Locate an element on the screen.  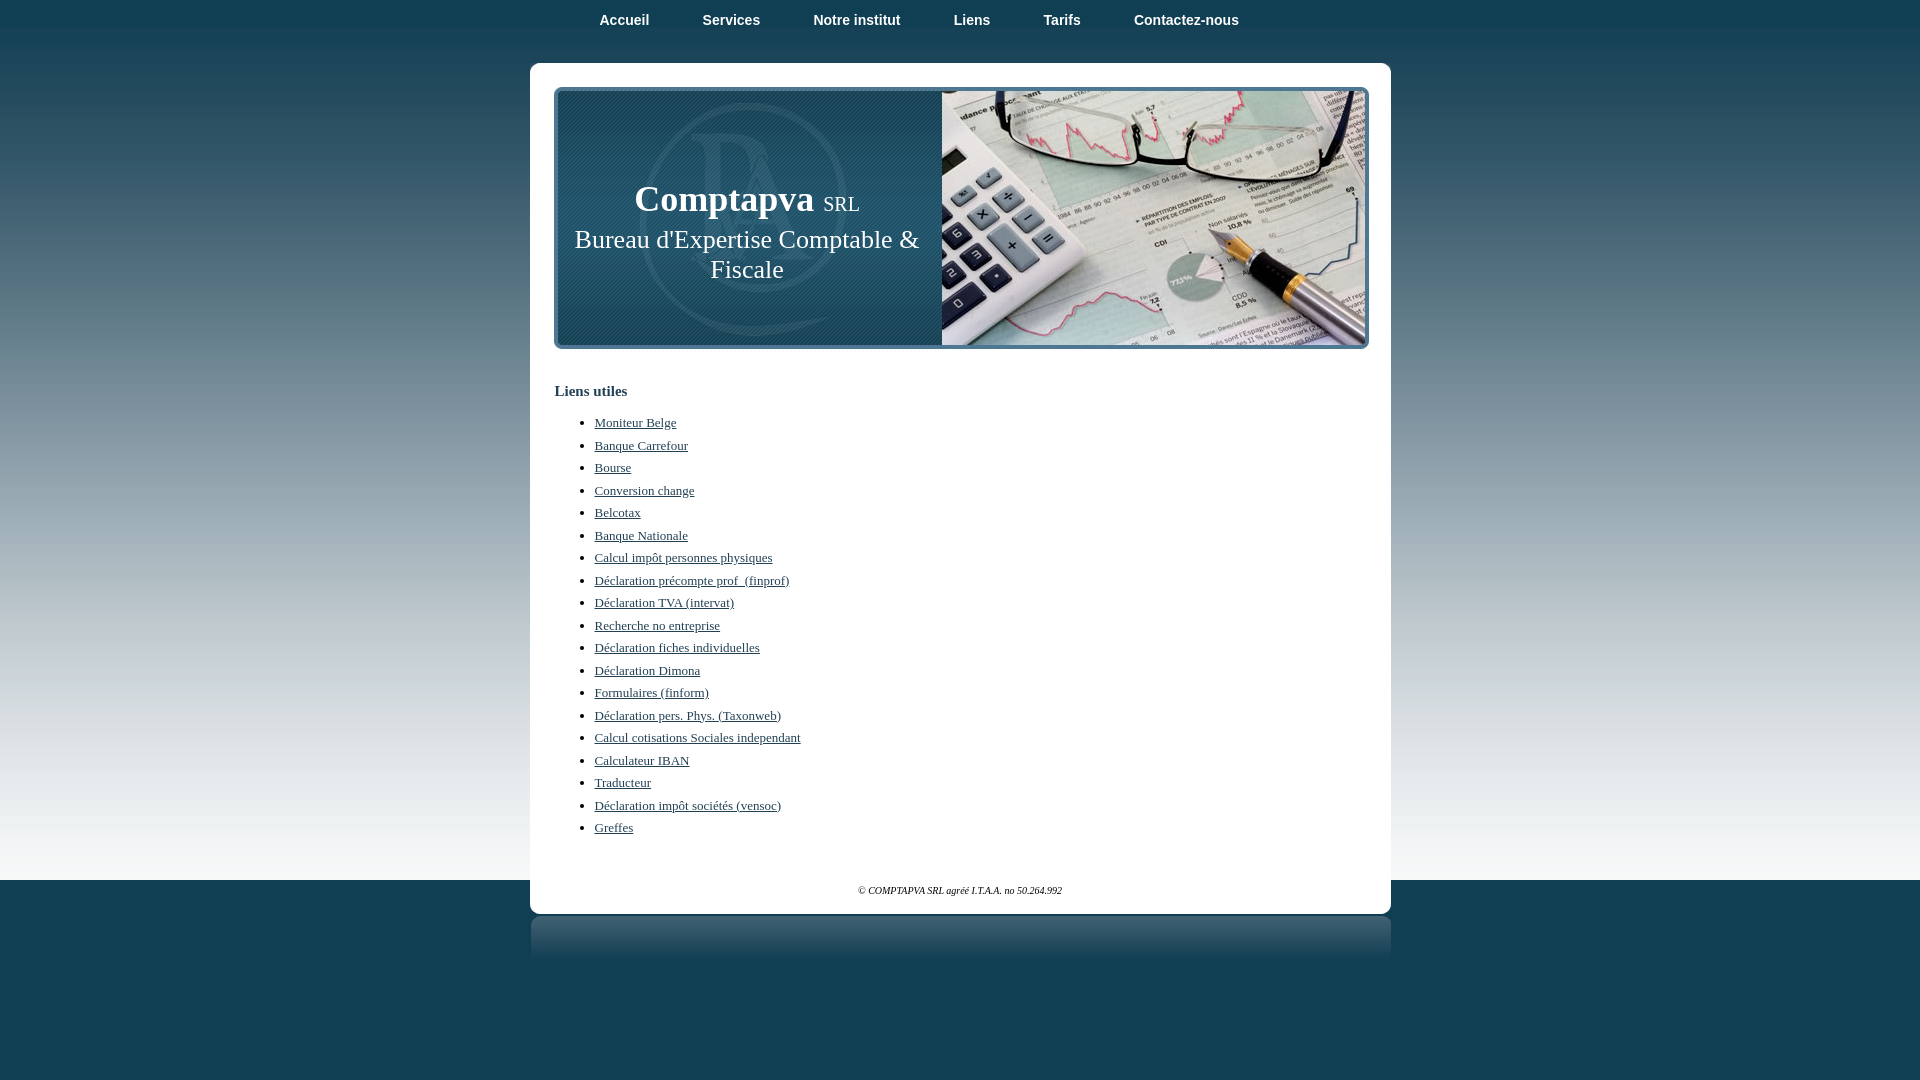
'Services' is located at coordinates (682, 19).